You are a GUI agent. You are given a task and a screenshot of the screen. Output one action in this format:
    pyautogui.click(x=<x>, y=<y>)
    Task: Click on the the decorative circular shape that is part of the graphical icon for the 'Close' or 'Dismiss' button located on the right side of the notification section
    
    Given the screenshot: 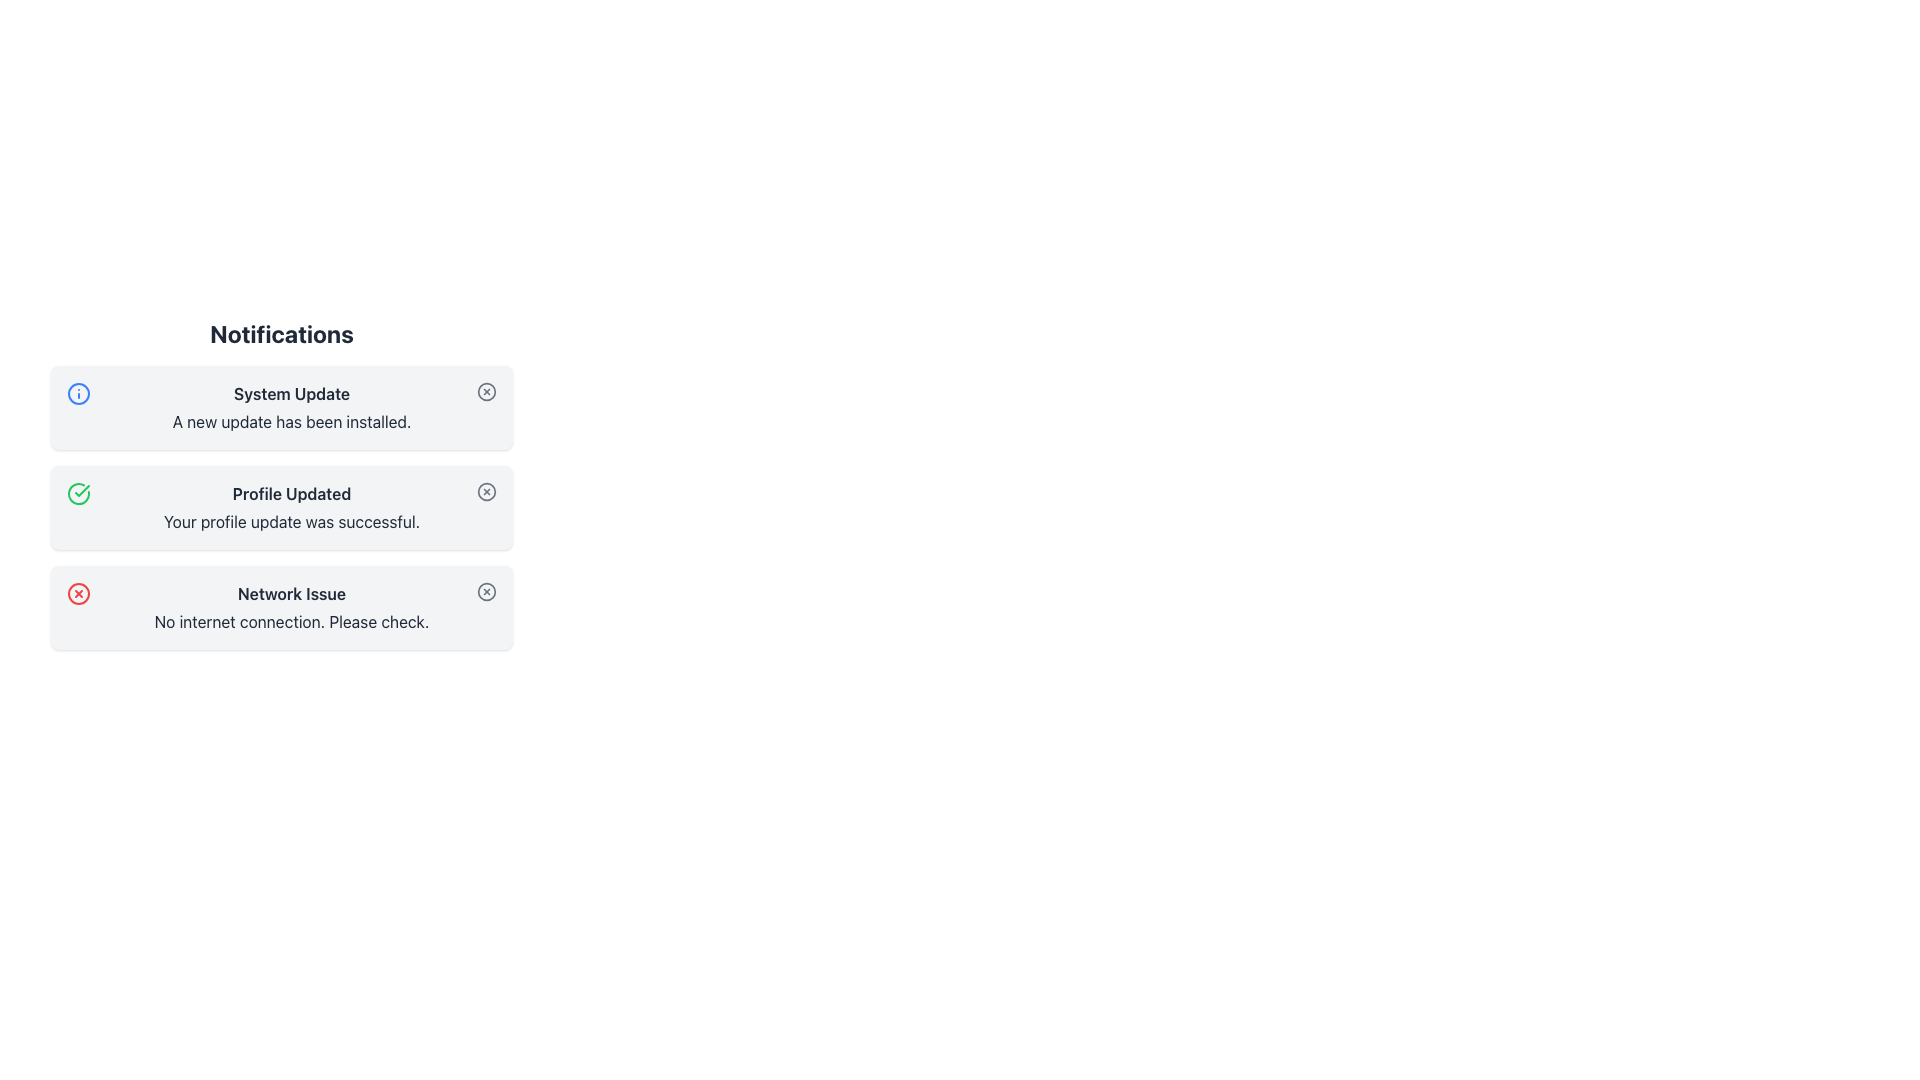 What is the action you would take?
    pyautogui.click(x=486, y=492)
    